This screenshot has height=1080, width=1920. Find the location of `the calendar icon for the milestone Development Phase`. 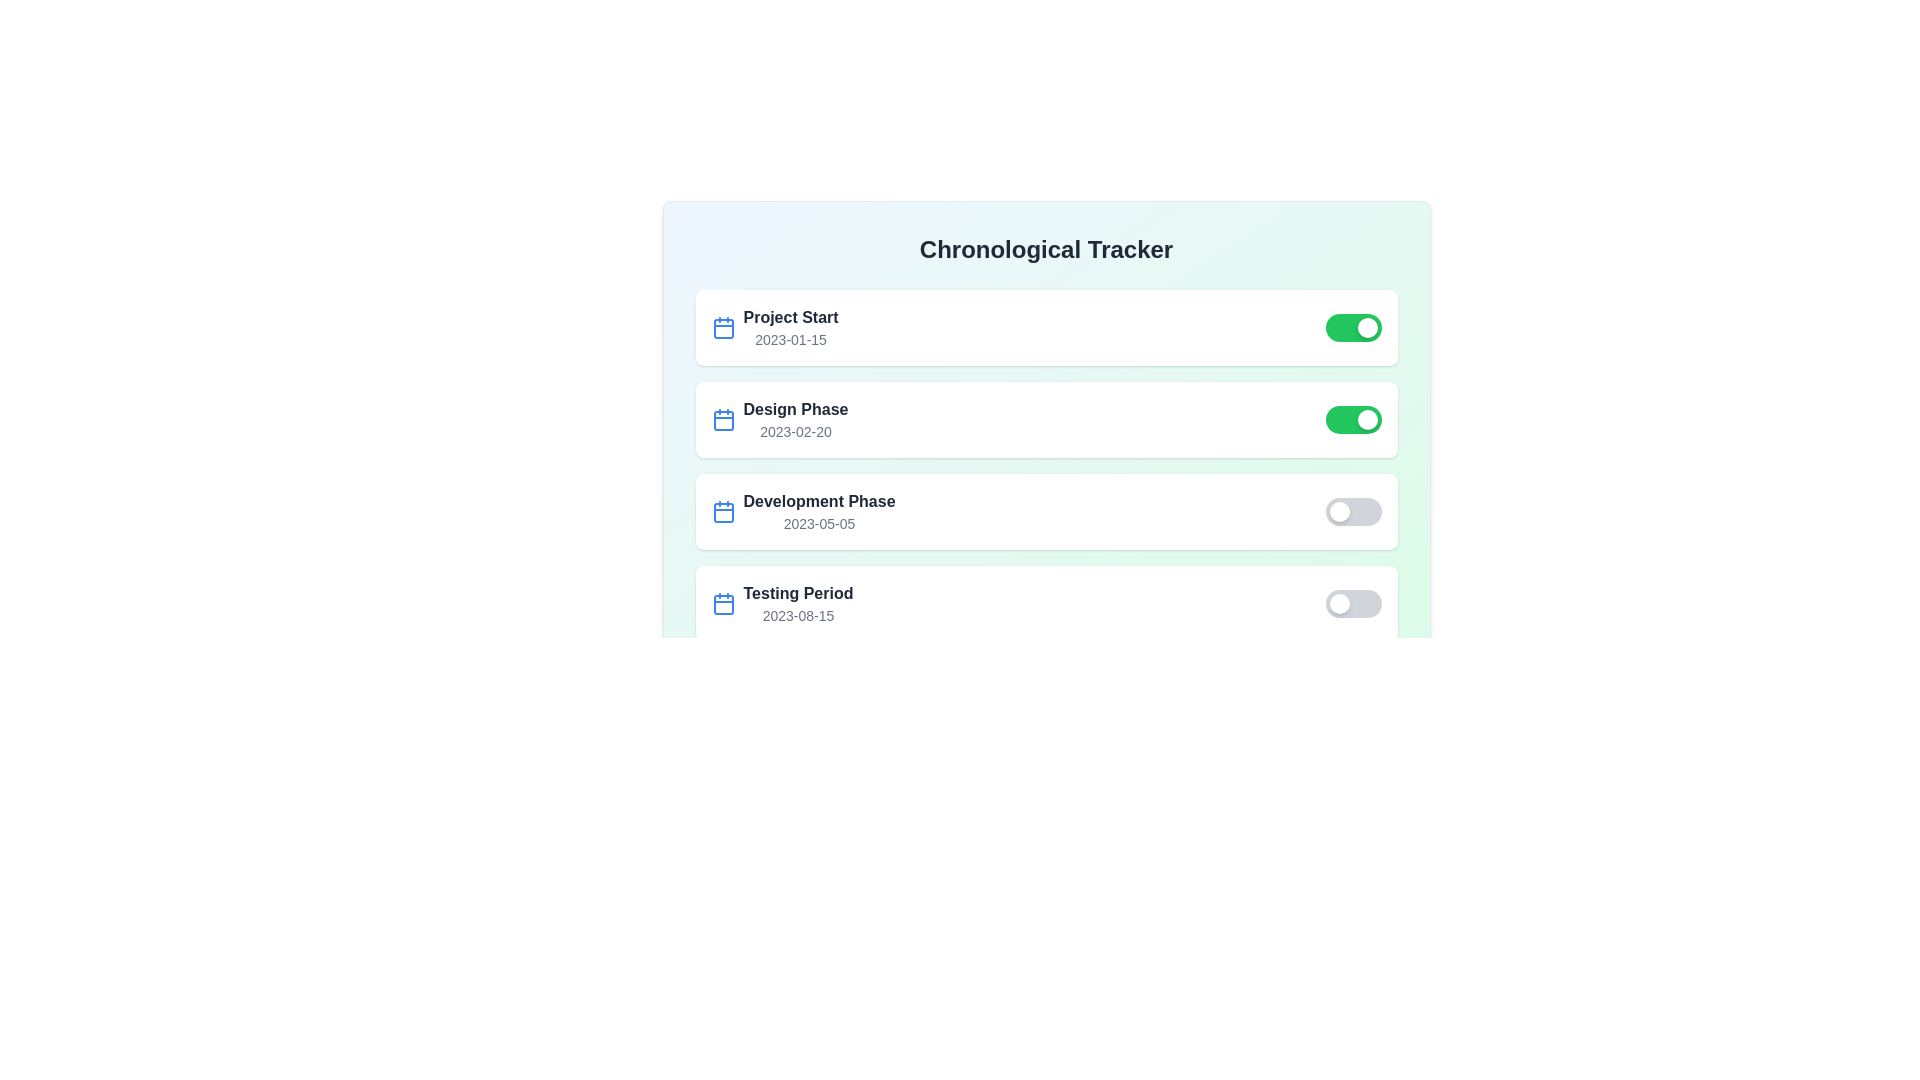

the calendar icon for the milestone Development Phase is located at coordinates (722, 511).